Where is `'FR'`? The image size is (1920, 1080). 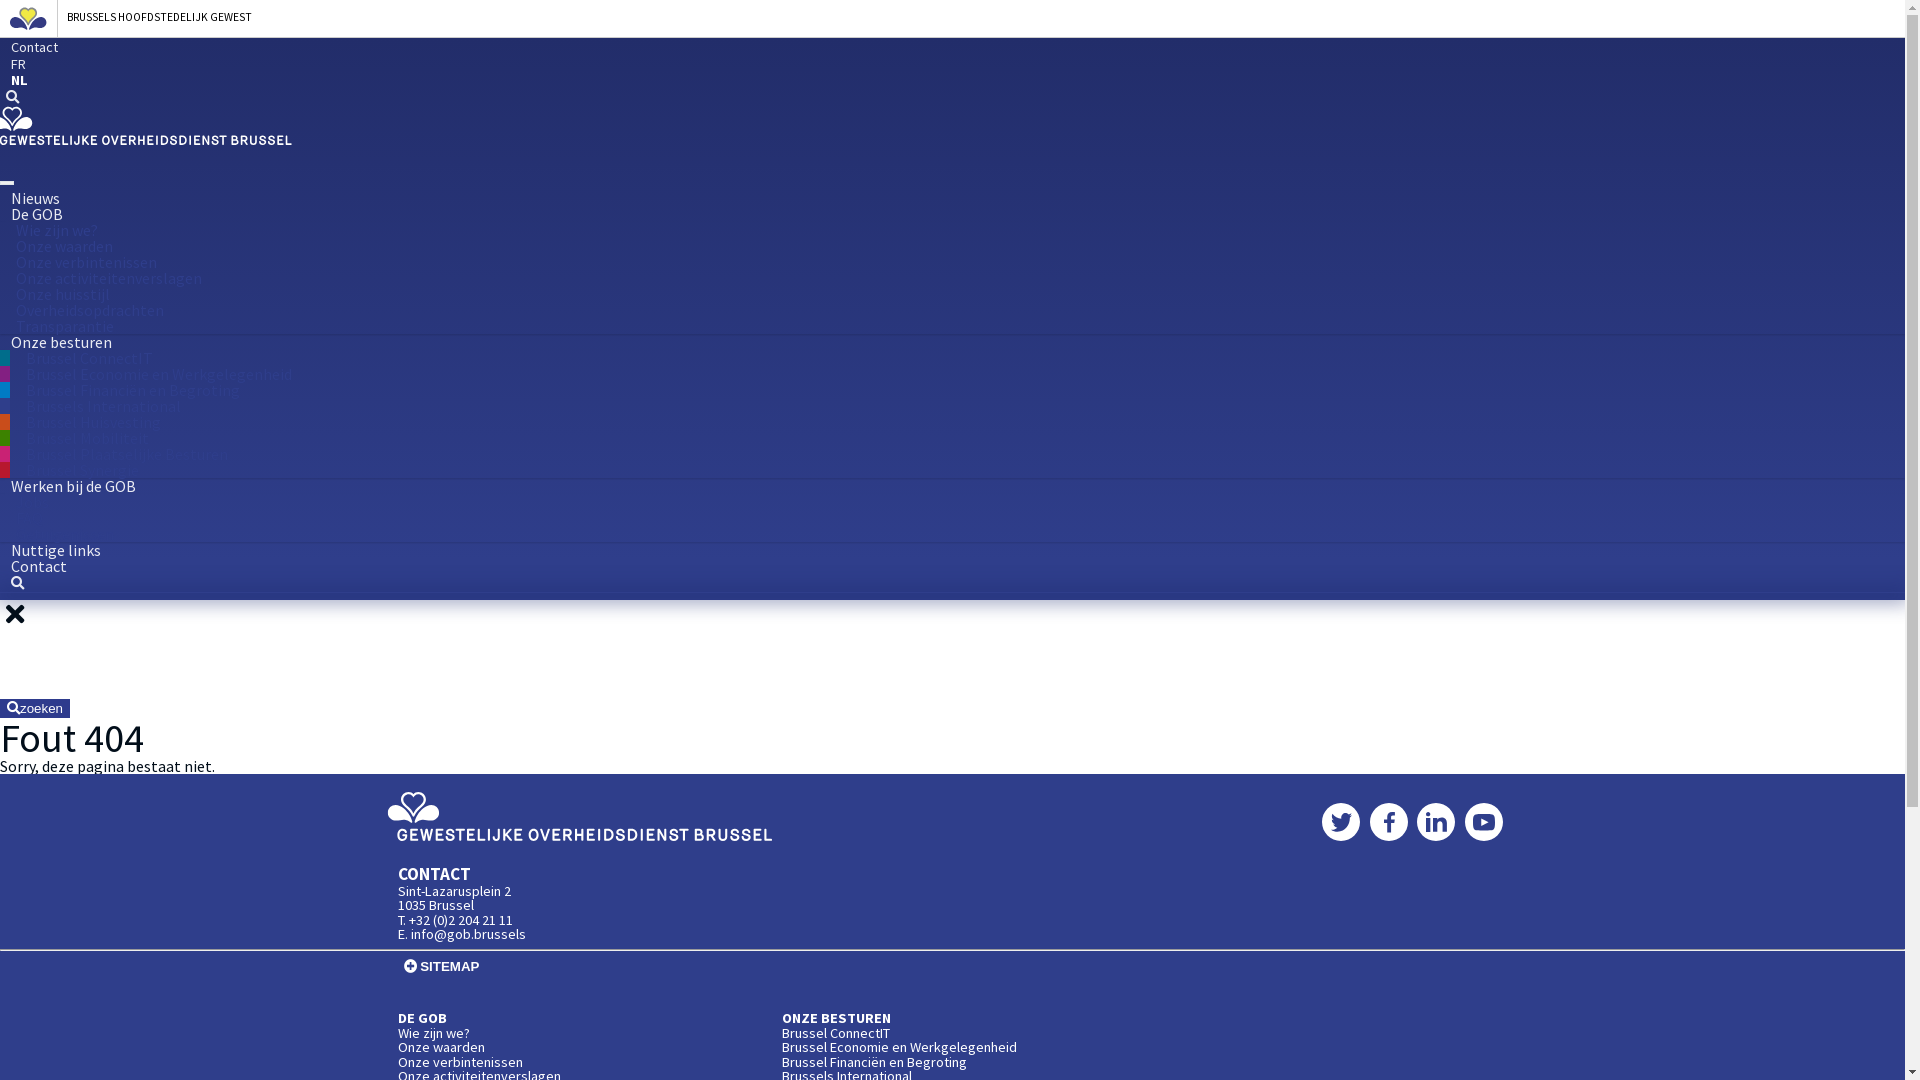 'FR' is located at coordinates (0, 64).